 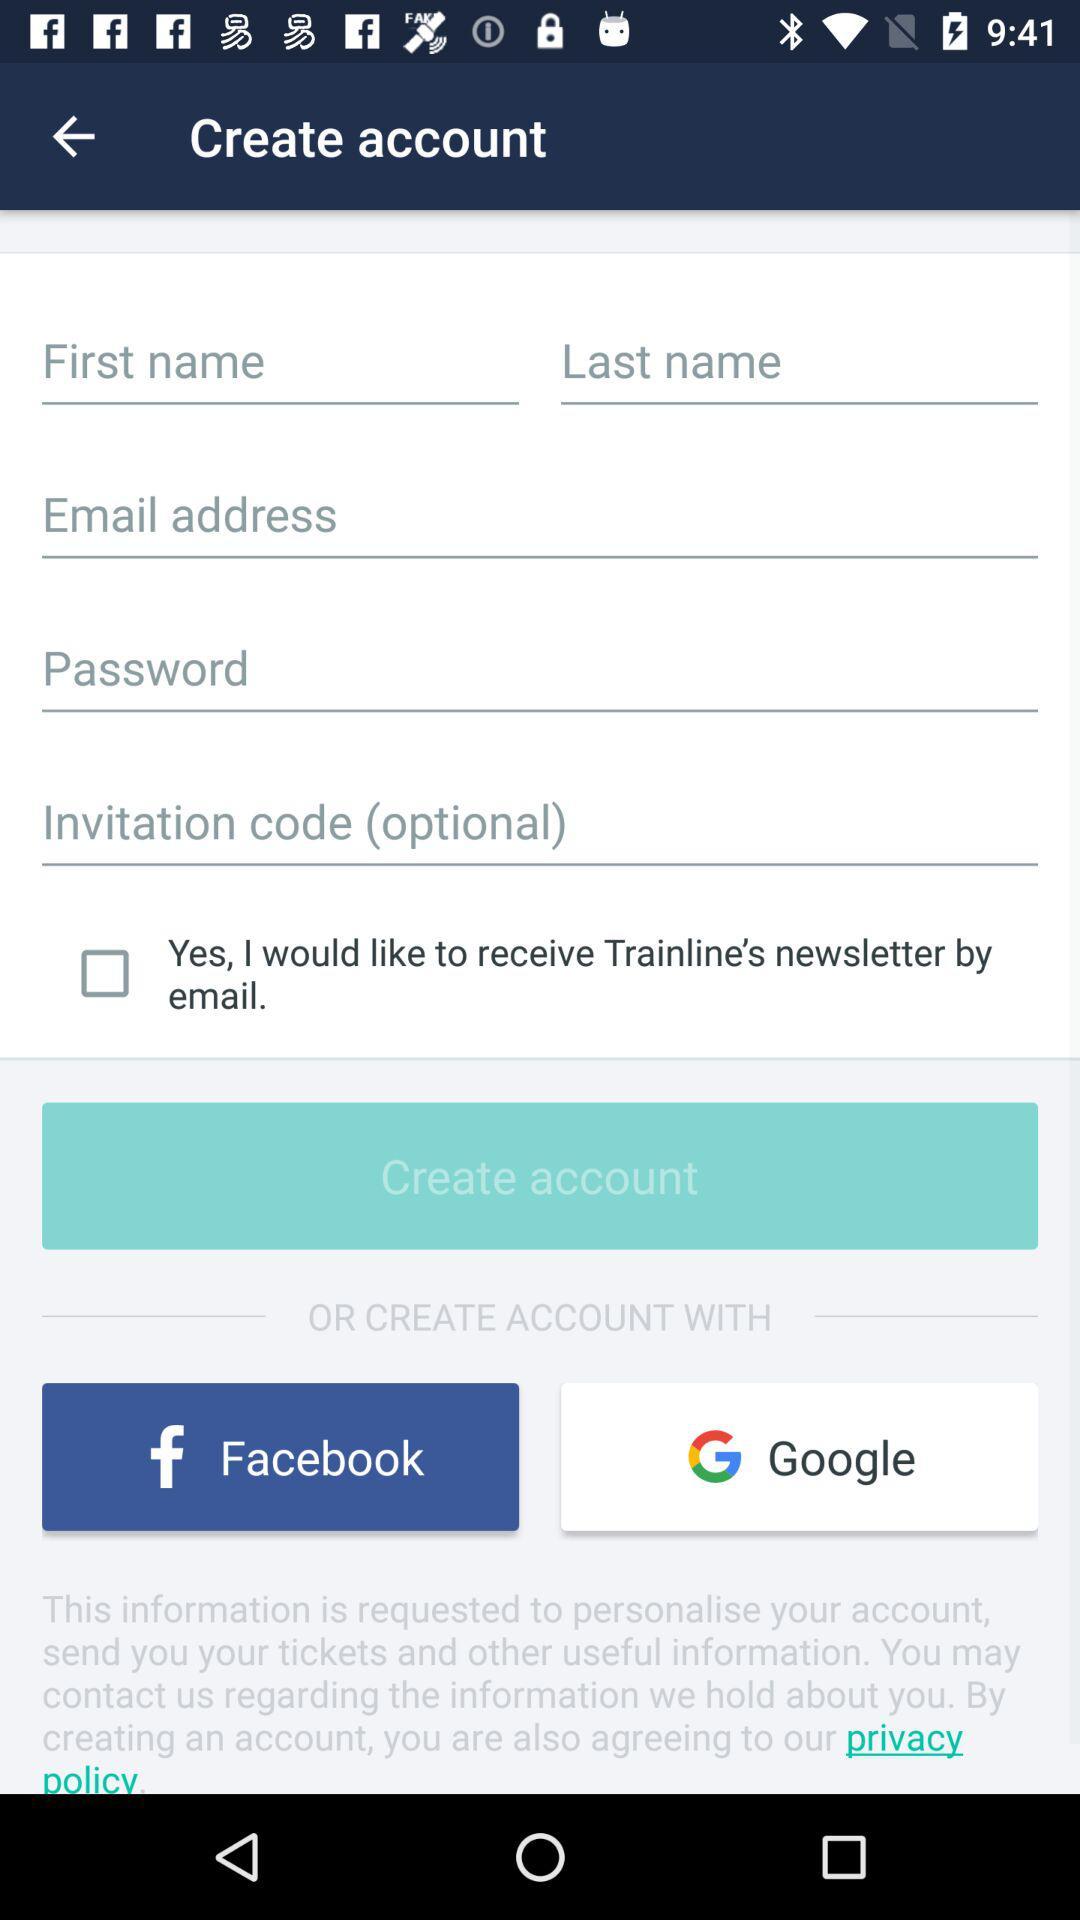 What do you see at coordinates (798, 359) in the screenshot?
I see `input last name` at bounding box center [798, 359].